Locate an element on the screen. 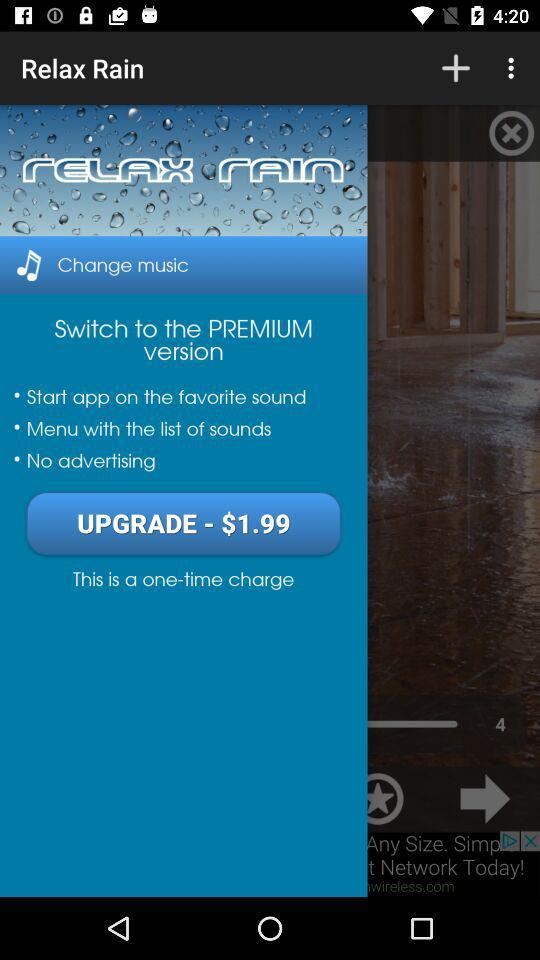 This screenshot has height=960, width=540. the arrow_forward icon is located at coordinates (484, 798).